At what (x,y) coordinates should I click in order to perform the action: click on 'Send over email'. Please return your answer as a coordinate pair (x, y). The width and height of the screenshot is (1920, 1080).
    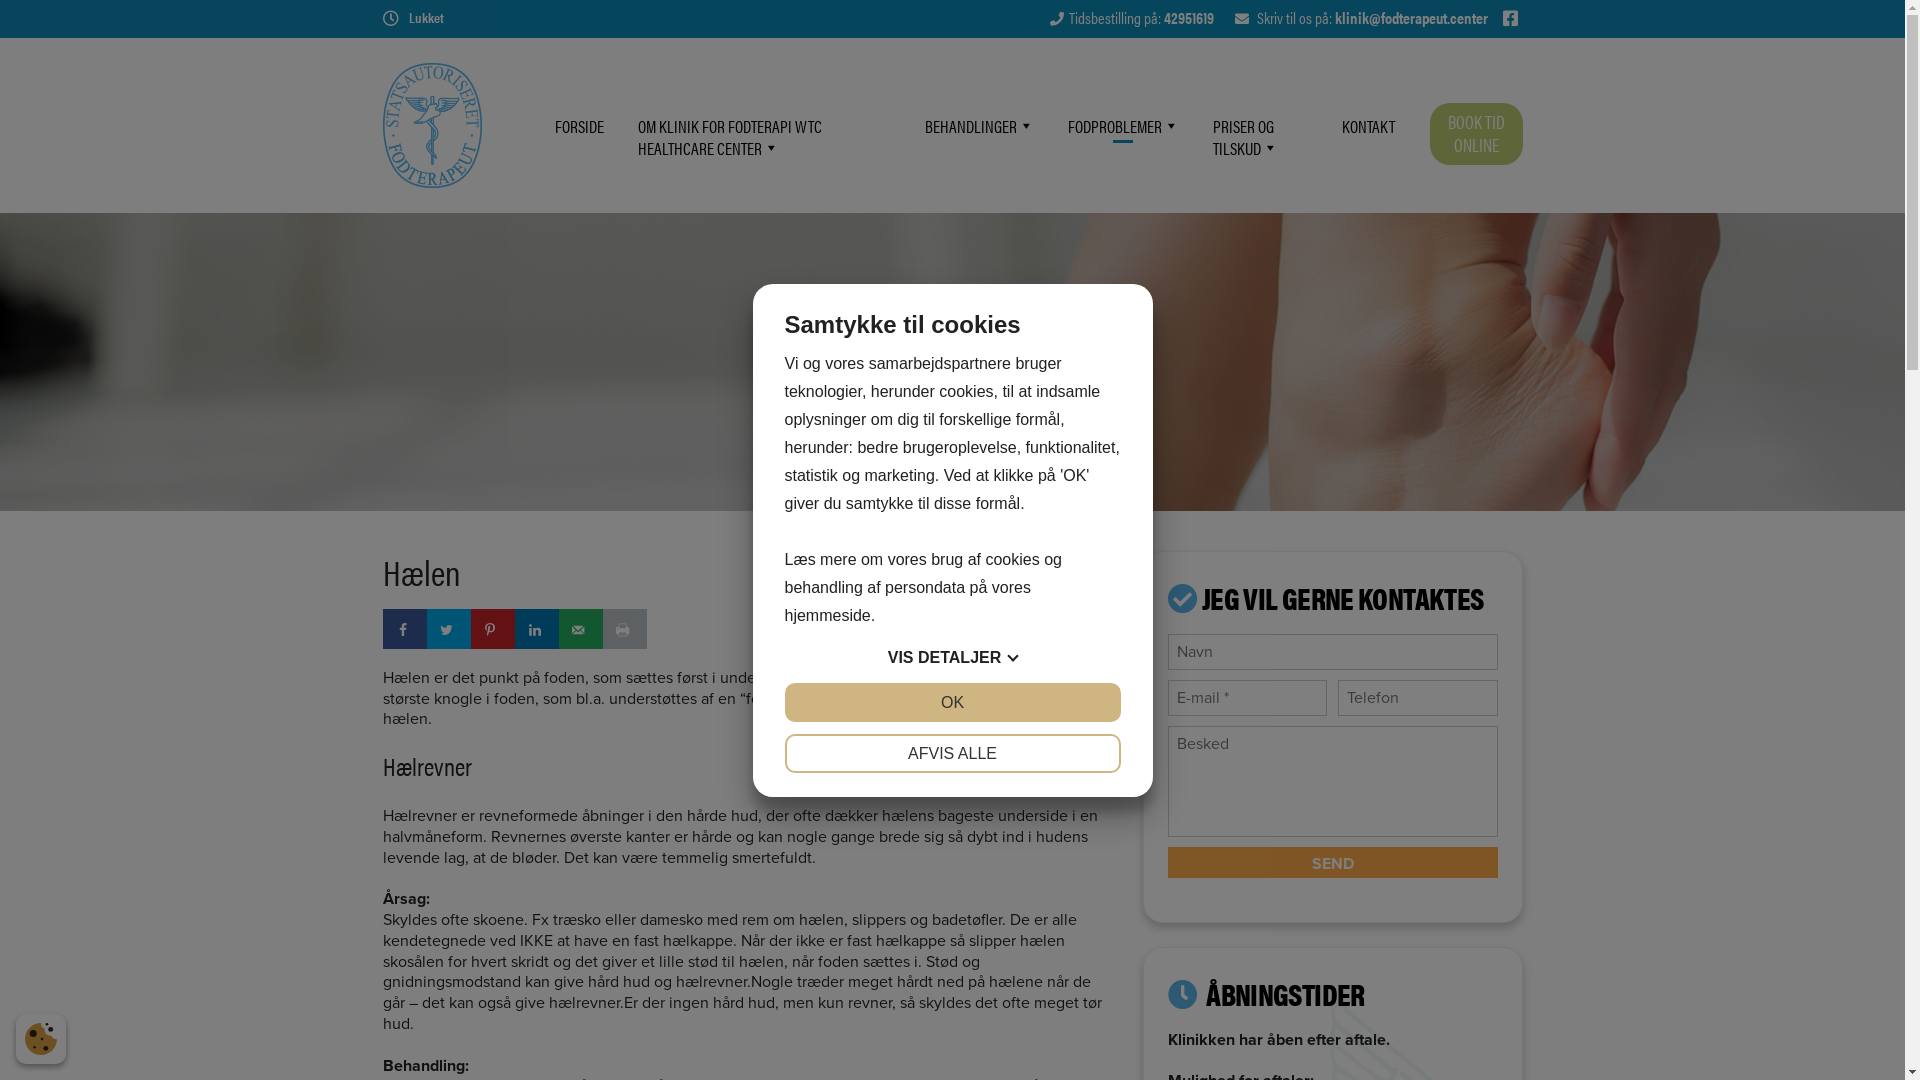
    Looking at the image, I should click on (579, 627).